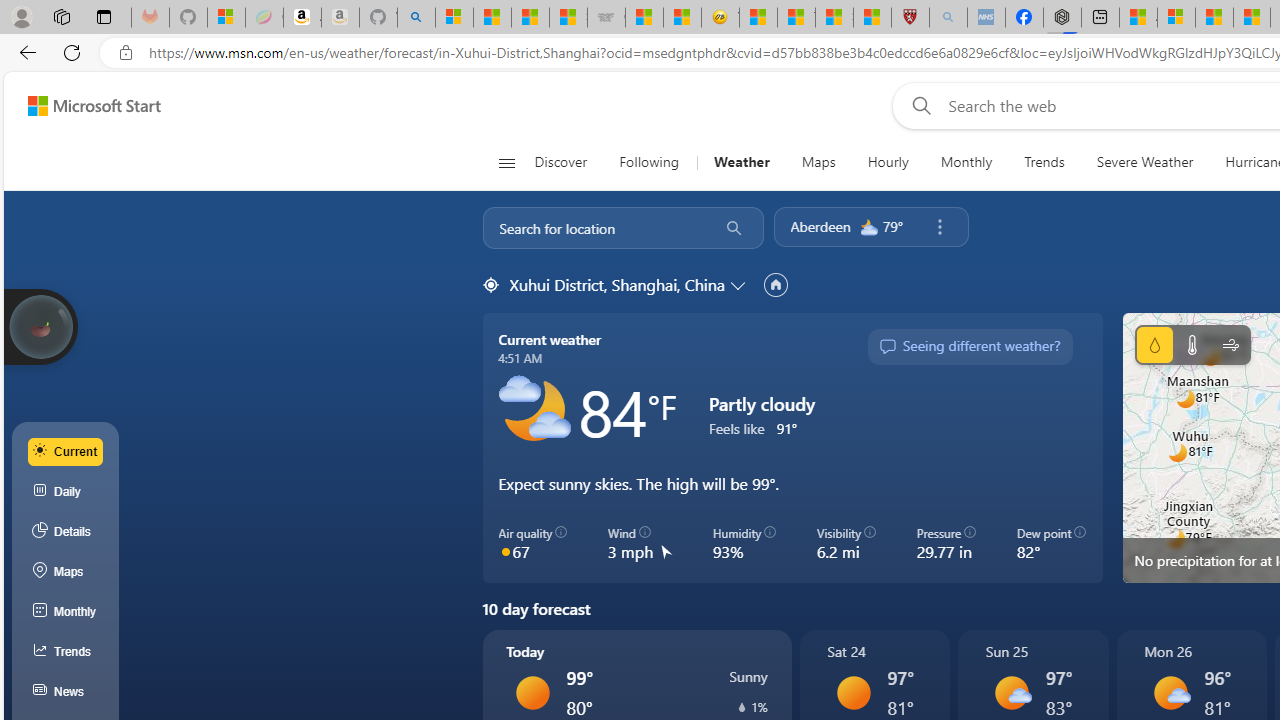 The height and width of the screenshot is (720, 1280). Describe the element at coordinates (938, 226) in the screenshot. I see `'Remove location'` at that location.